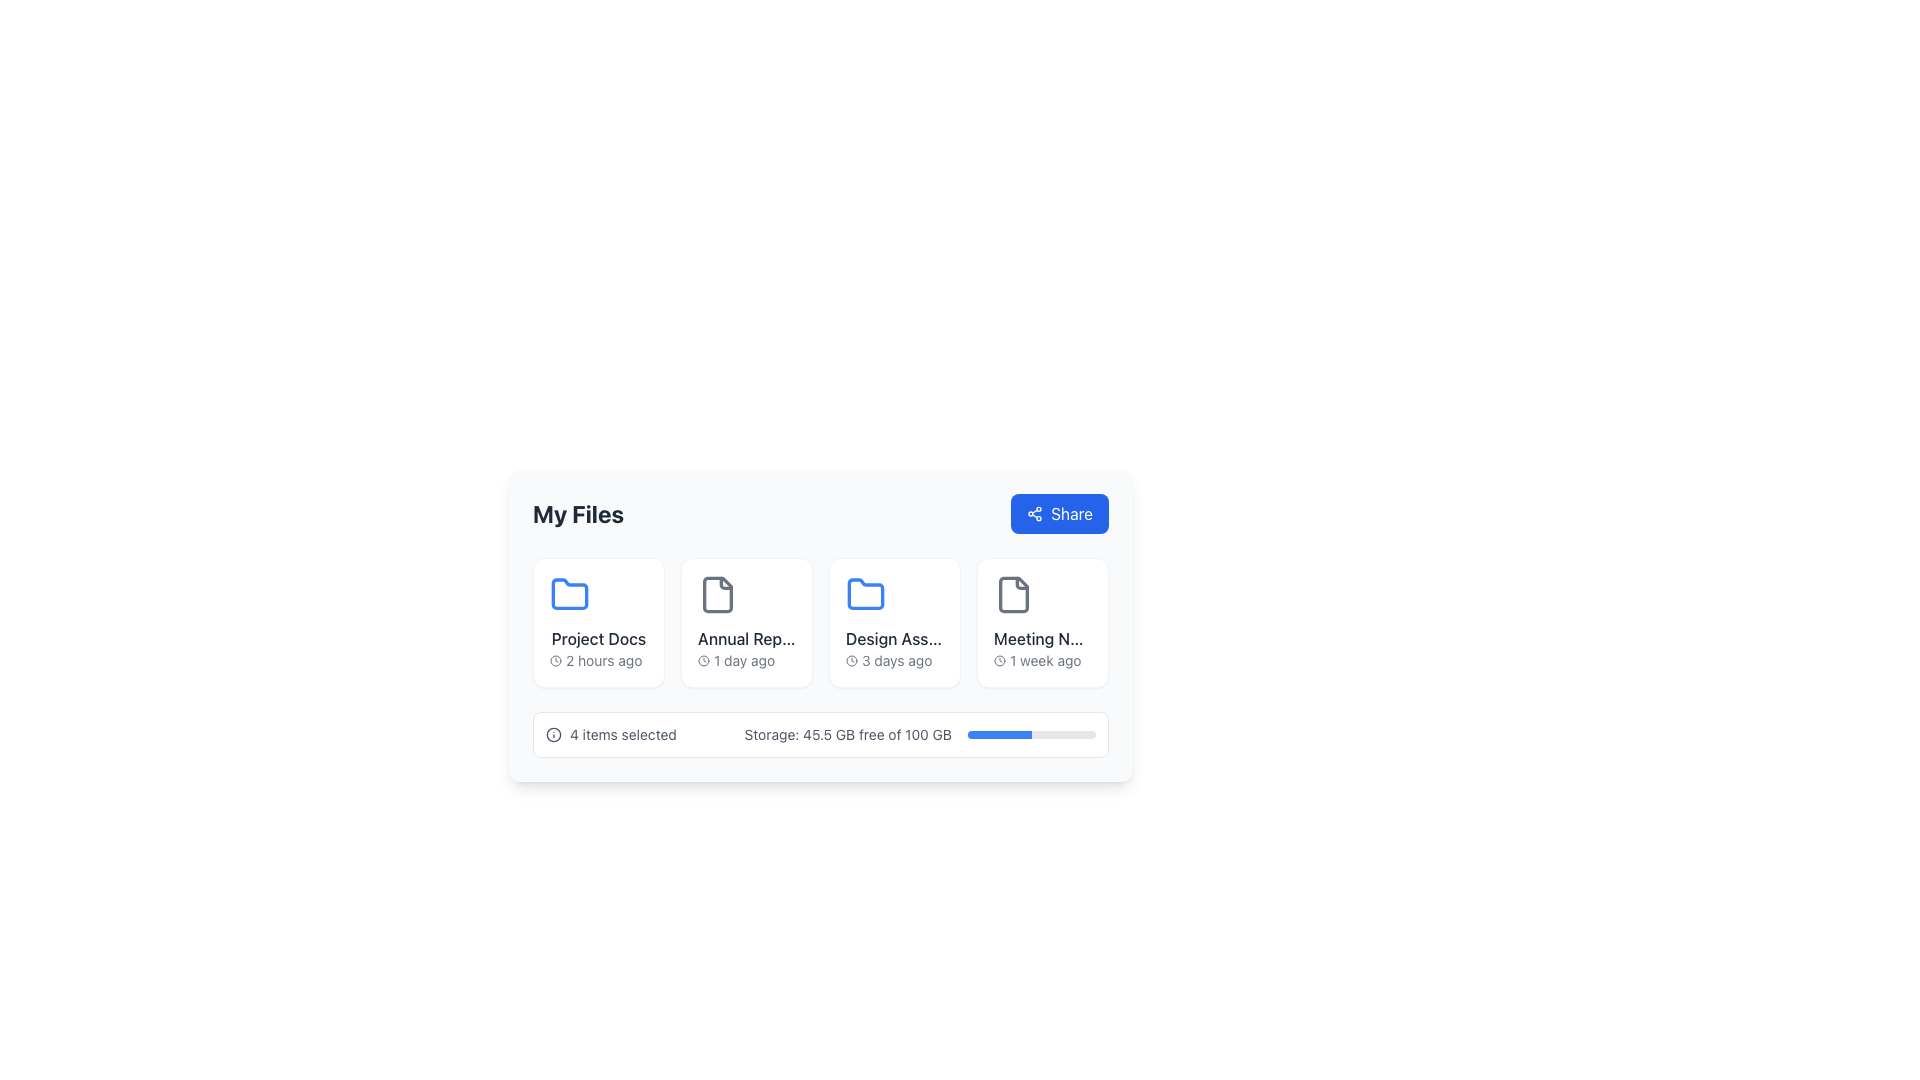  I want to click on the graphical icon element resembling a file, specifically the rectangular area of the 'Annual Report' entry, so click(718, 593).